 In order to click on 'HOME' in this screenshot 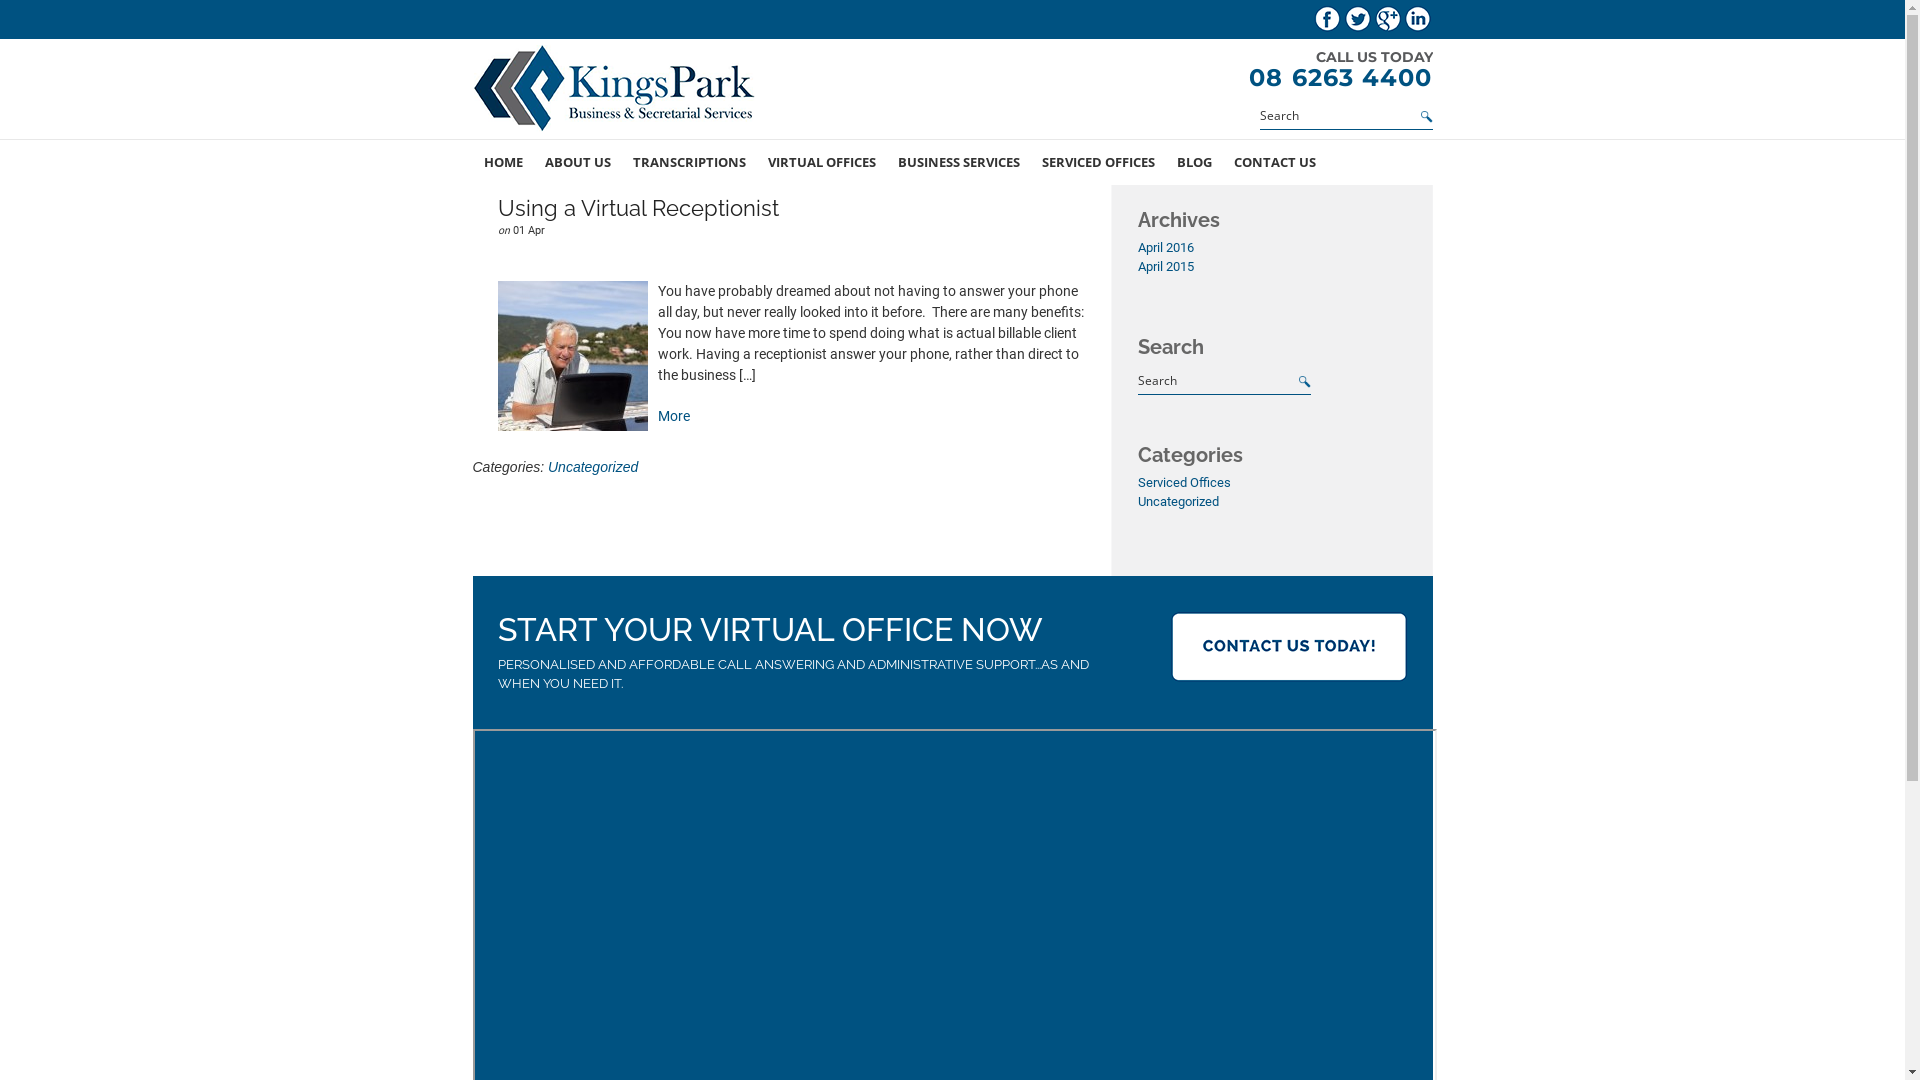, I will do `click(502, 161)`.